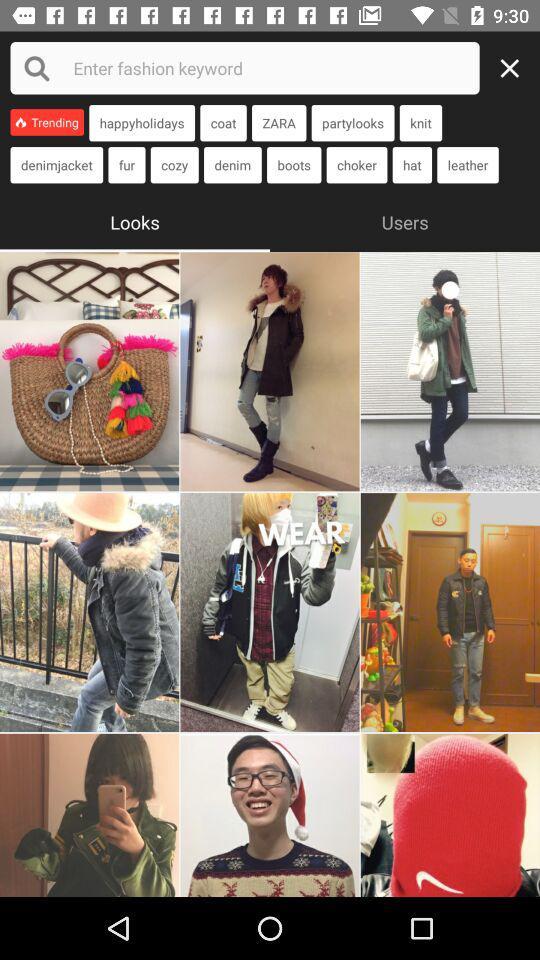  What do you see at coordinates (270, 370) in the screenshot?
I see `look closer at picture` at bounding box center [270, 370].